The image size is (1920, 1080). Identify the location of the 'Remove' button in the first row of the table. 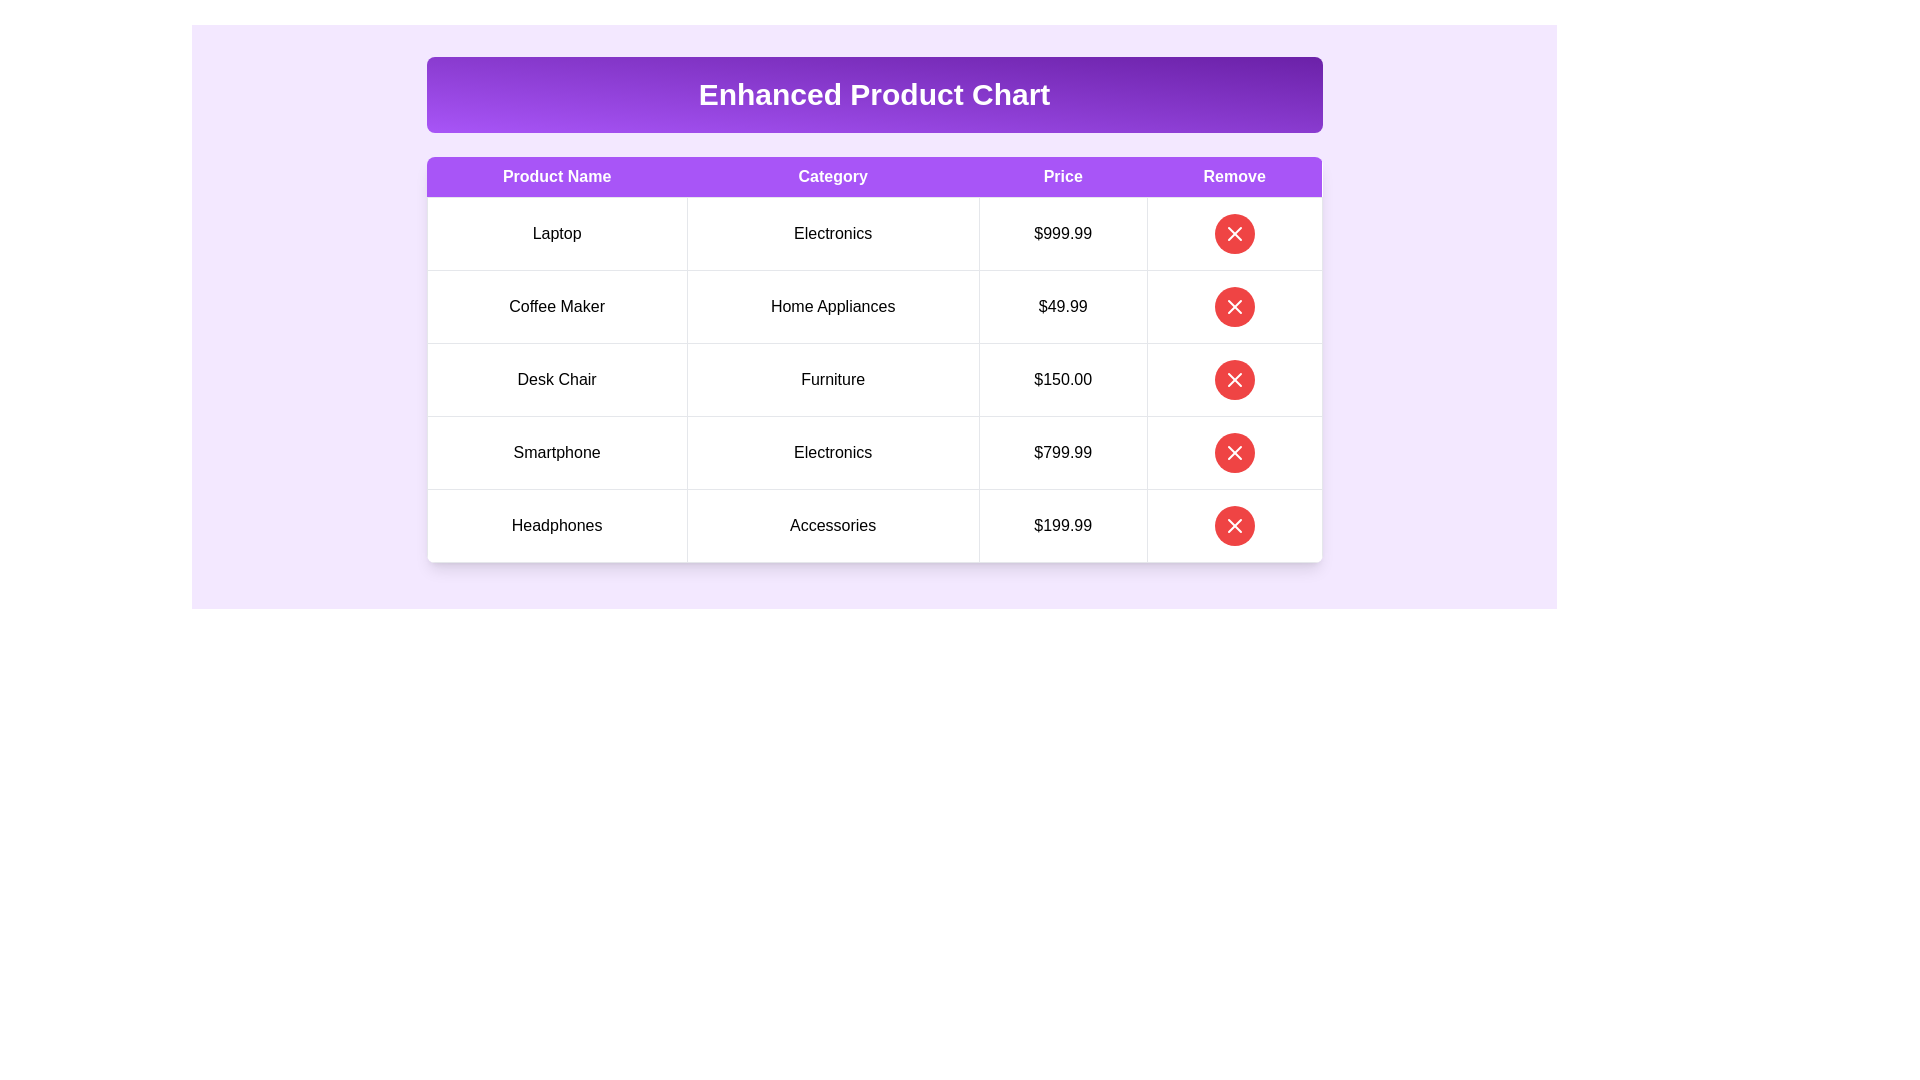
(1233, 233).